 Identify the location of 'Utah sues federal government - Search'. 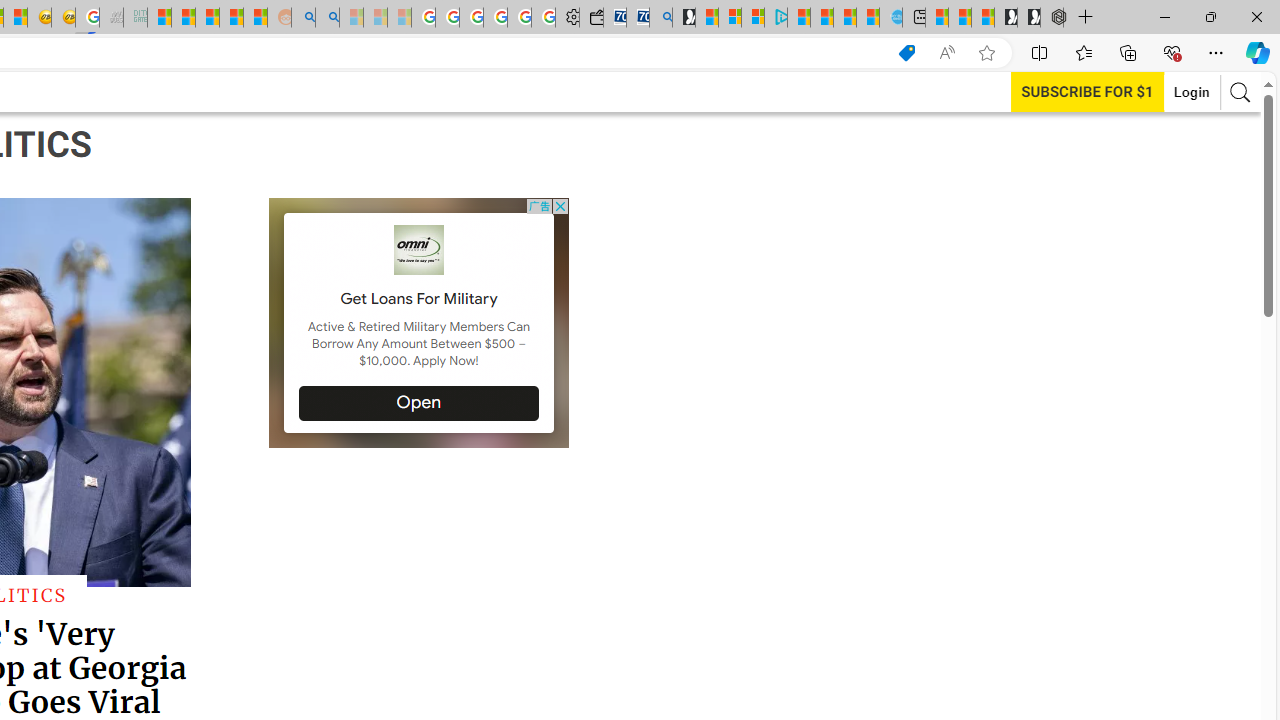
(327, 17).